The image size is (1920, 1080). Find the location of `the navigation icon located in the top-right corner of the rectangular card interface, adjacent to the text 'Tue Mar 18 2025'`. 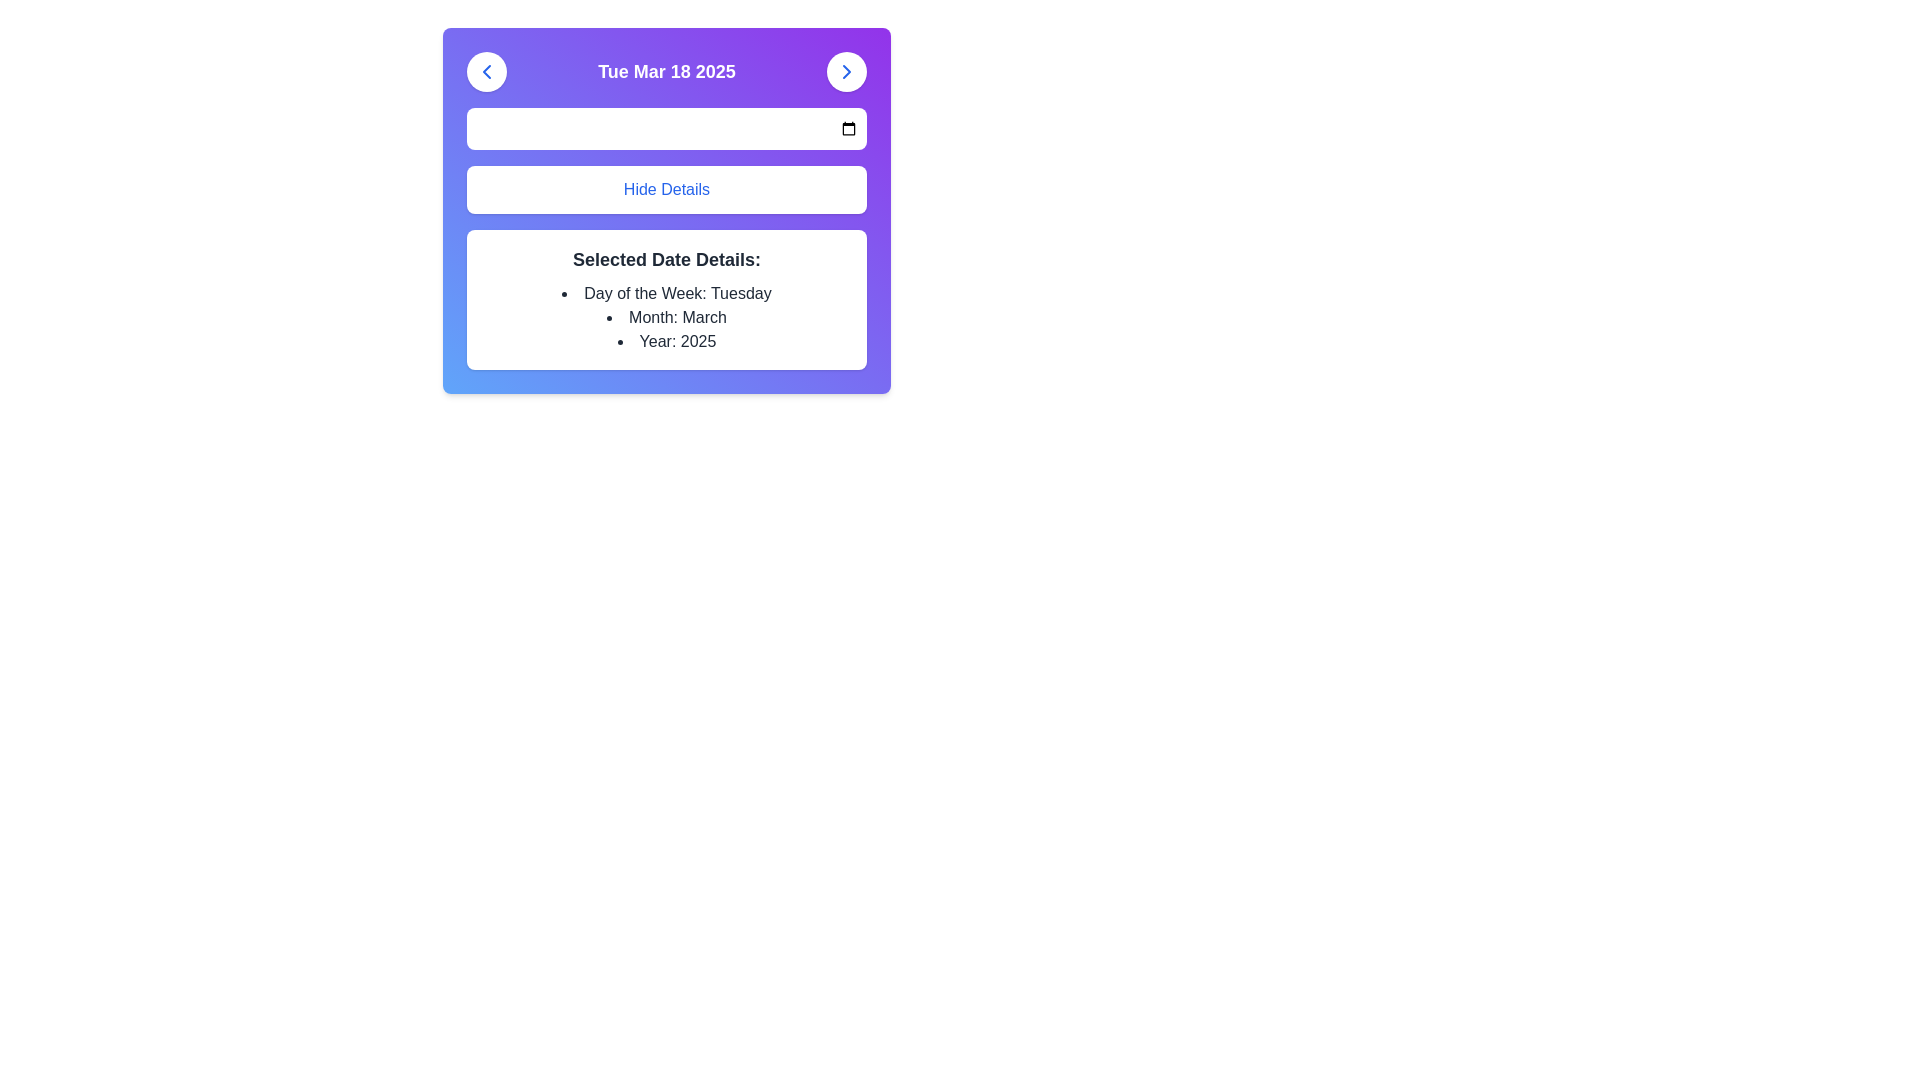

the navigation icon located in the top-right corner of the rectangular card interface, adjacent to the text 'Tue Mar 18 2025' is located at coordinates (846, 71).